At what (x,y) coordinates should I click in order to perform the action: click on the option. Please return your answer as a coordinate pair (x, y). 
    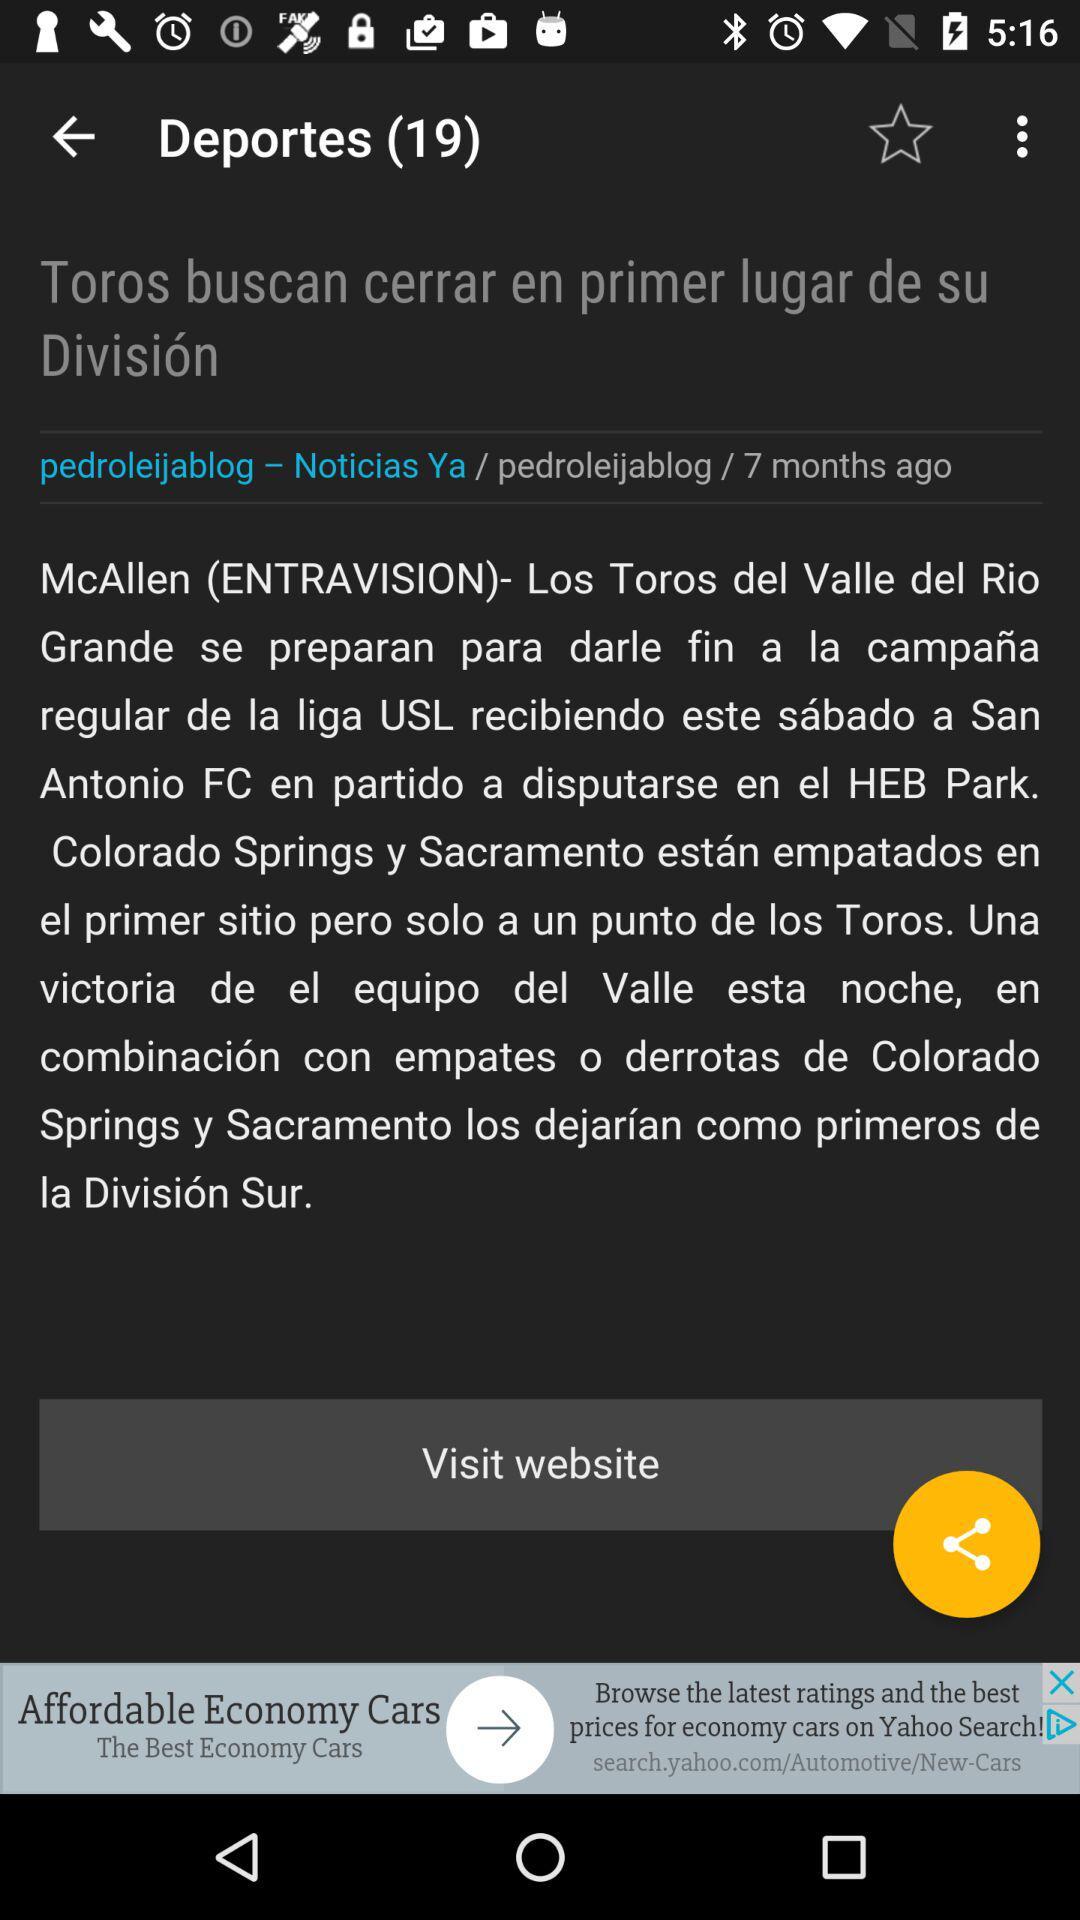
    Looking at the image, I should click on (540, 1727).